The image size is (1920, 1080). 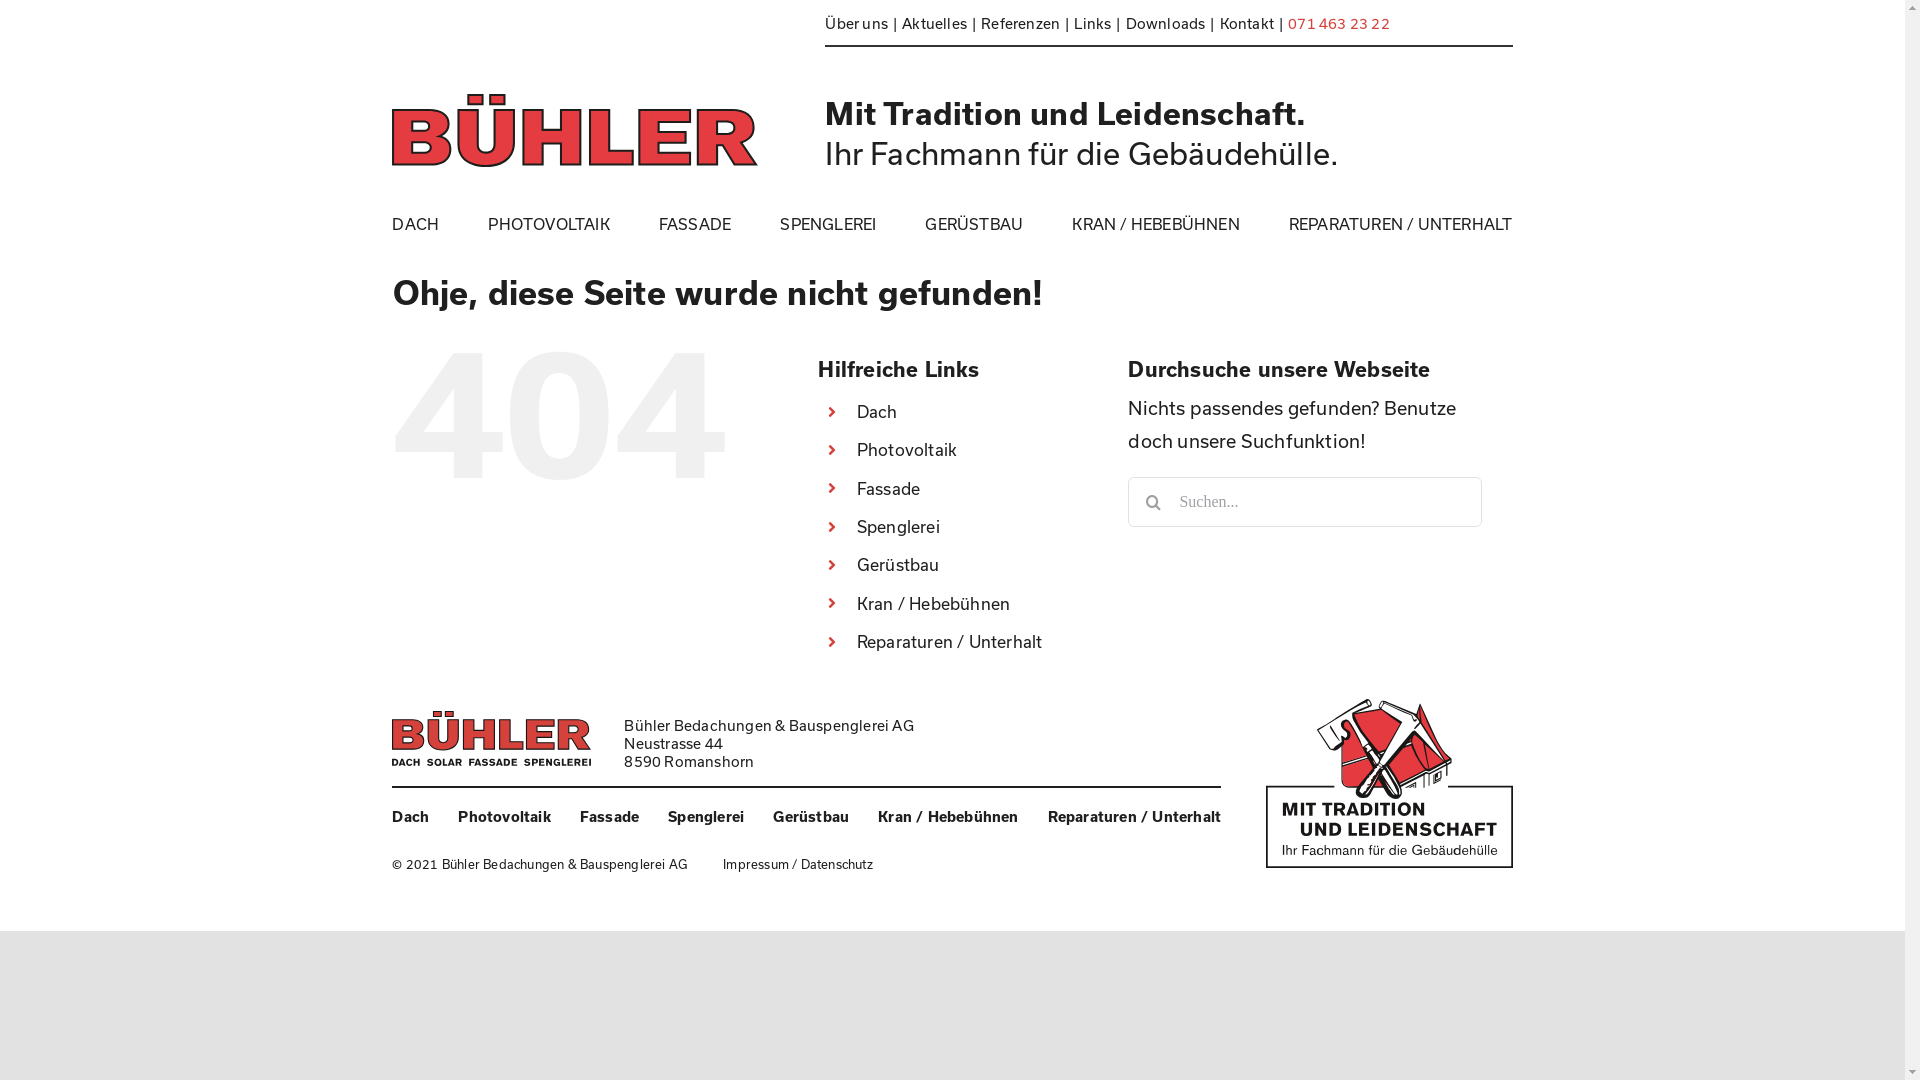 What do you see at coordinates (1387, 782) in the screenshot?
I see `'label'` at bounding box center [1387, 782].